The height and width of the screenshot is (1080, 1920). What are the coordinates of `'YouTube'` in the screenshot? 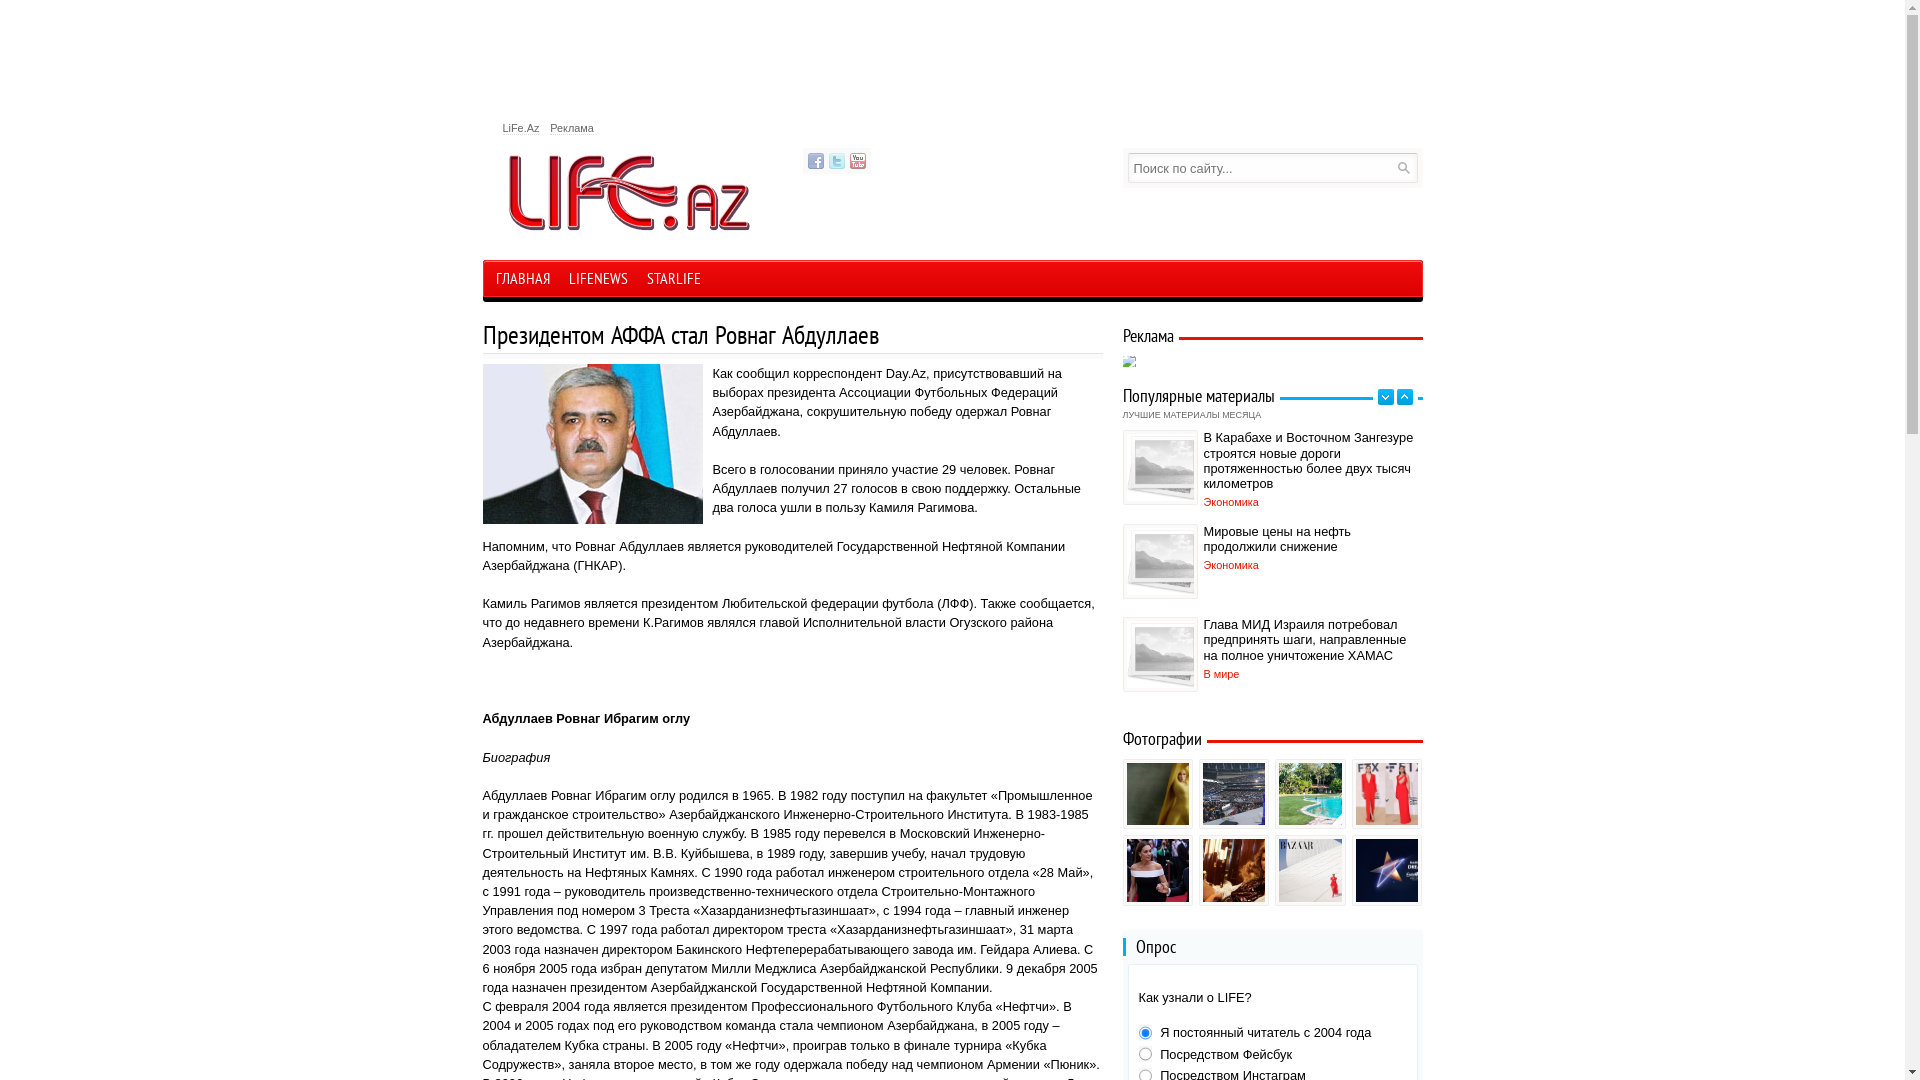 It's located at (858, 160).